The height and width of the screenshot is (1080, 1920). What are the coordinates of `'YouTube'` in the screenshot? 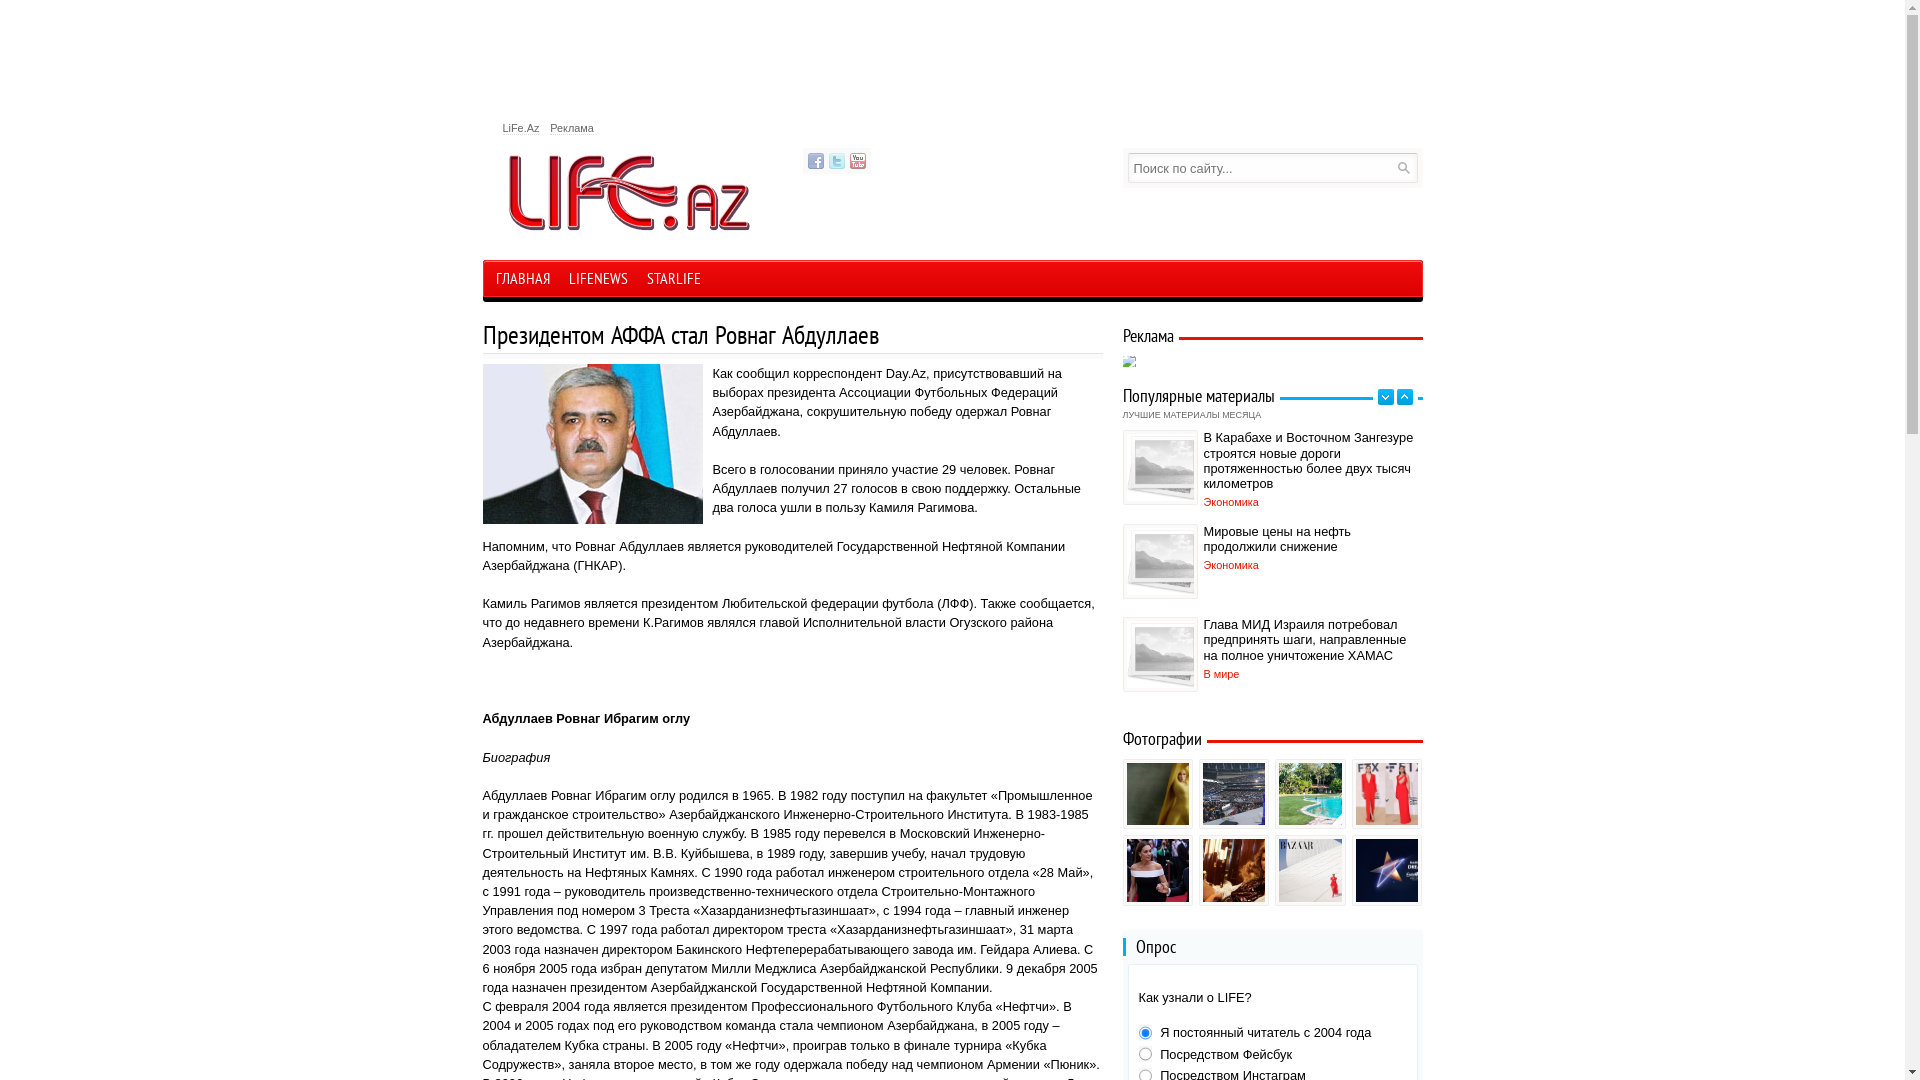 It's located at (858, 160).